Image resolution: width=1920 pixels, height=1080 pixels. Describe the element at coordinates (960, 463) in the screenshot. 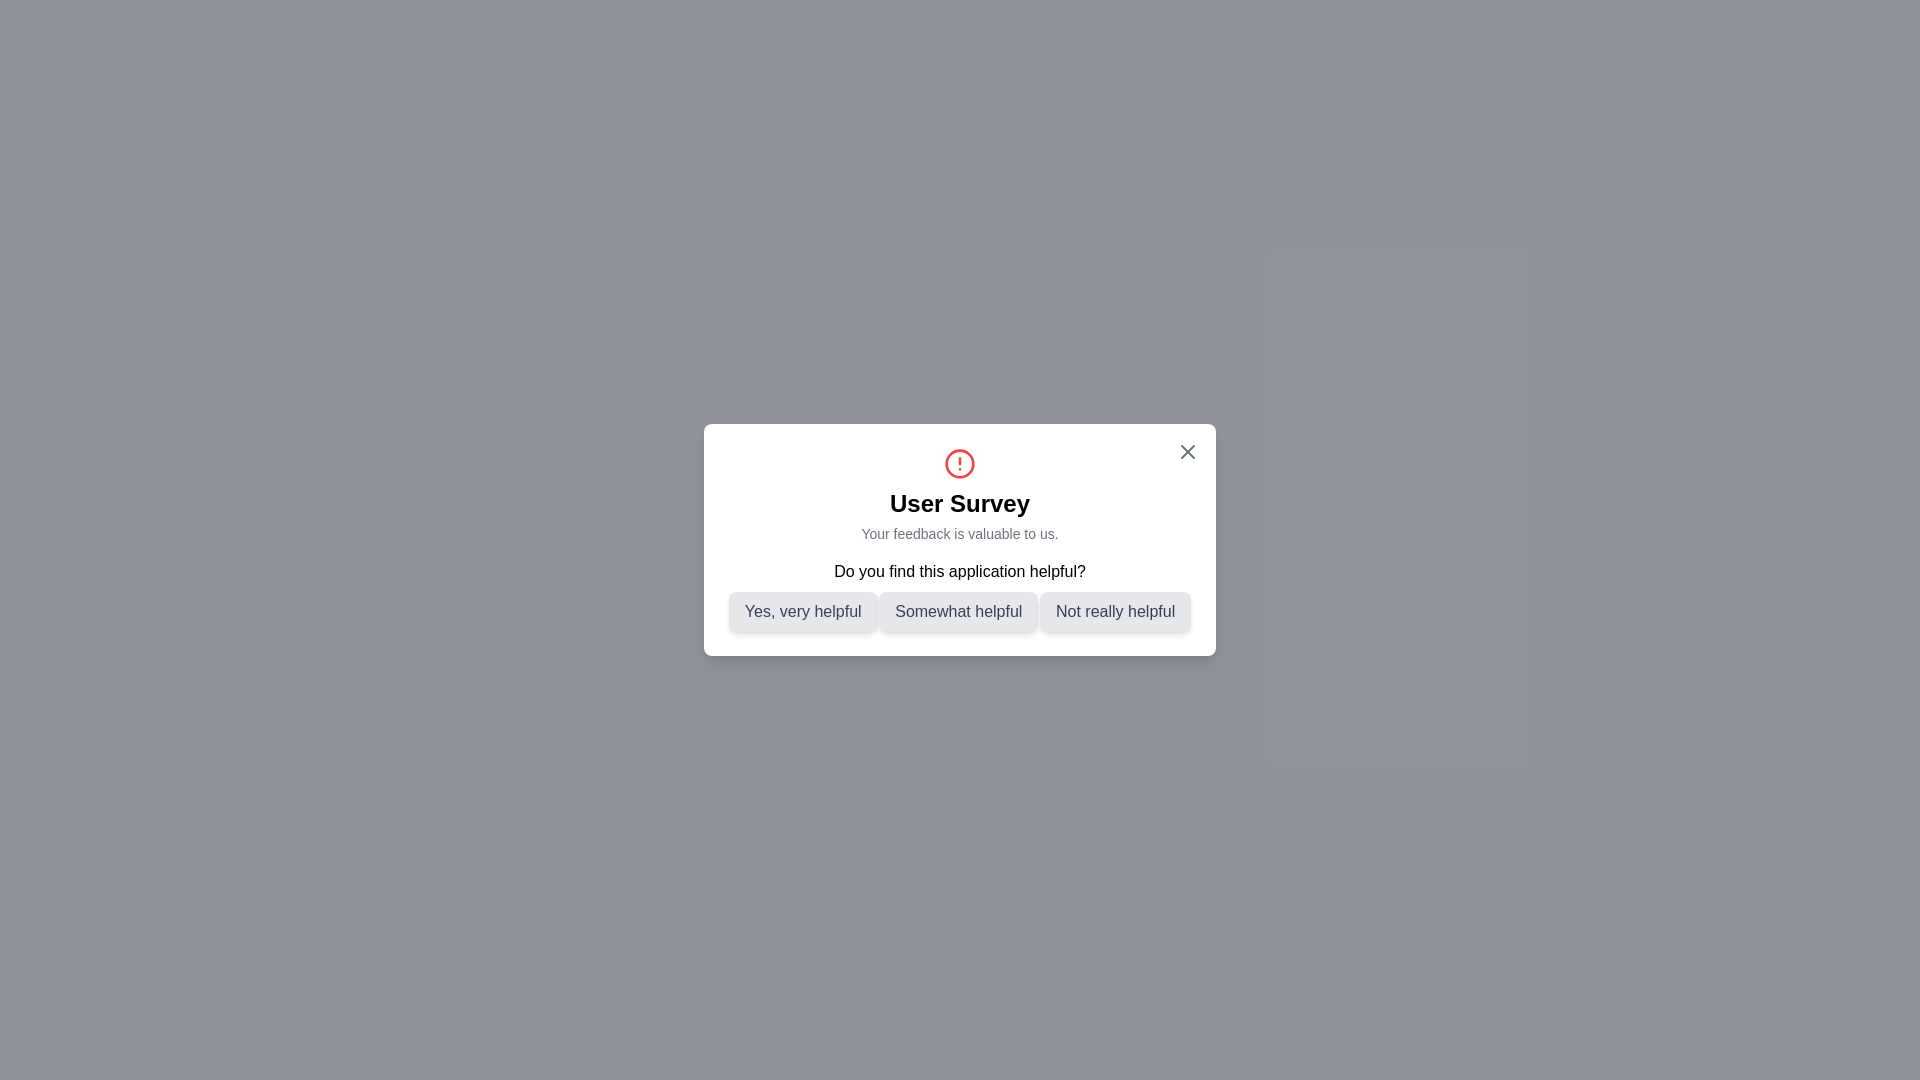

I see `circular icon component with red outlines and fill, located above the 'User Survey' text in the modal dialog` at that location.